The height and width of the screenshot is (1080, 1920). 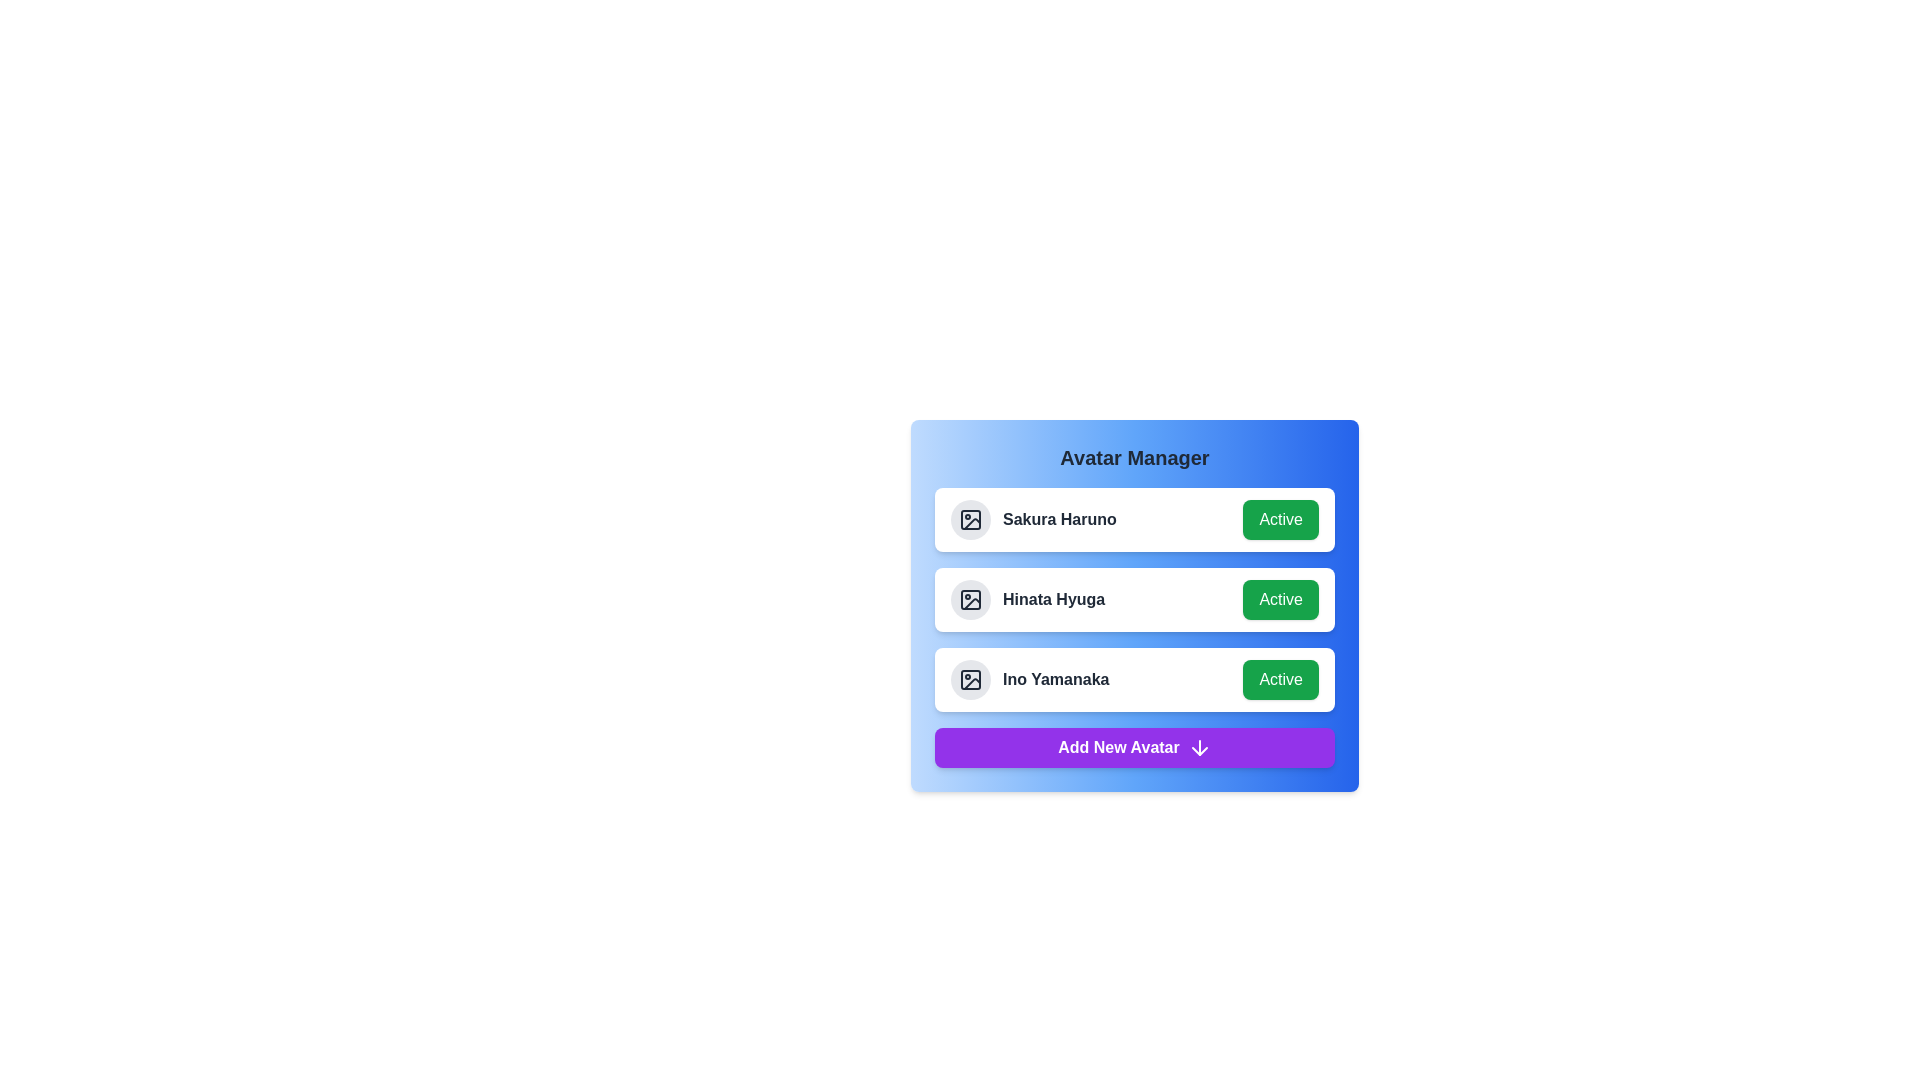 What do you see at coordinates (1134, 678) in the screenshot?
I see `the placeholder image of the list item displaying 'Ino Yamanaka' and status 'Active' in the user management interface` at bounding box center [1134, 678].